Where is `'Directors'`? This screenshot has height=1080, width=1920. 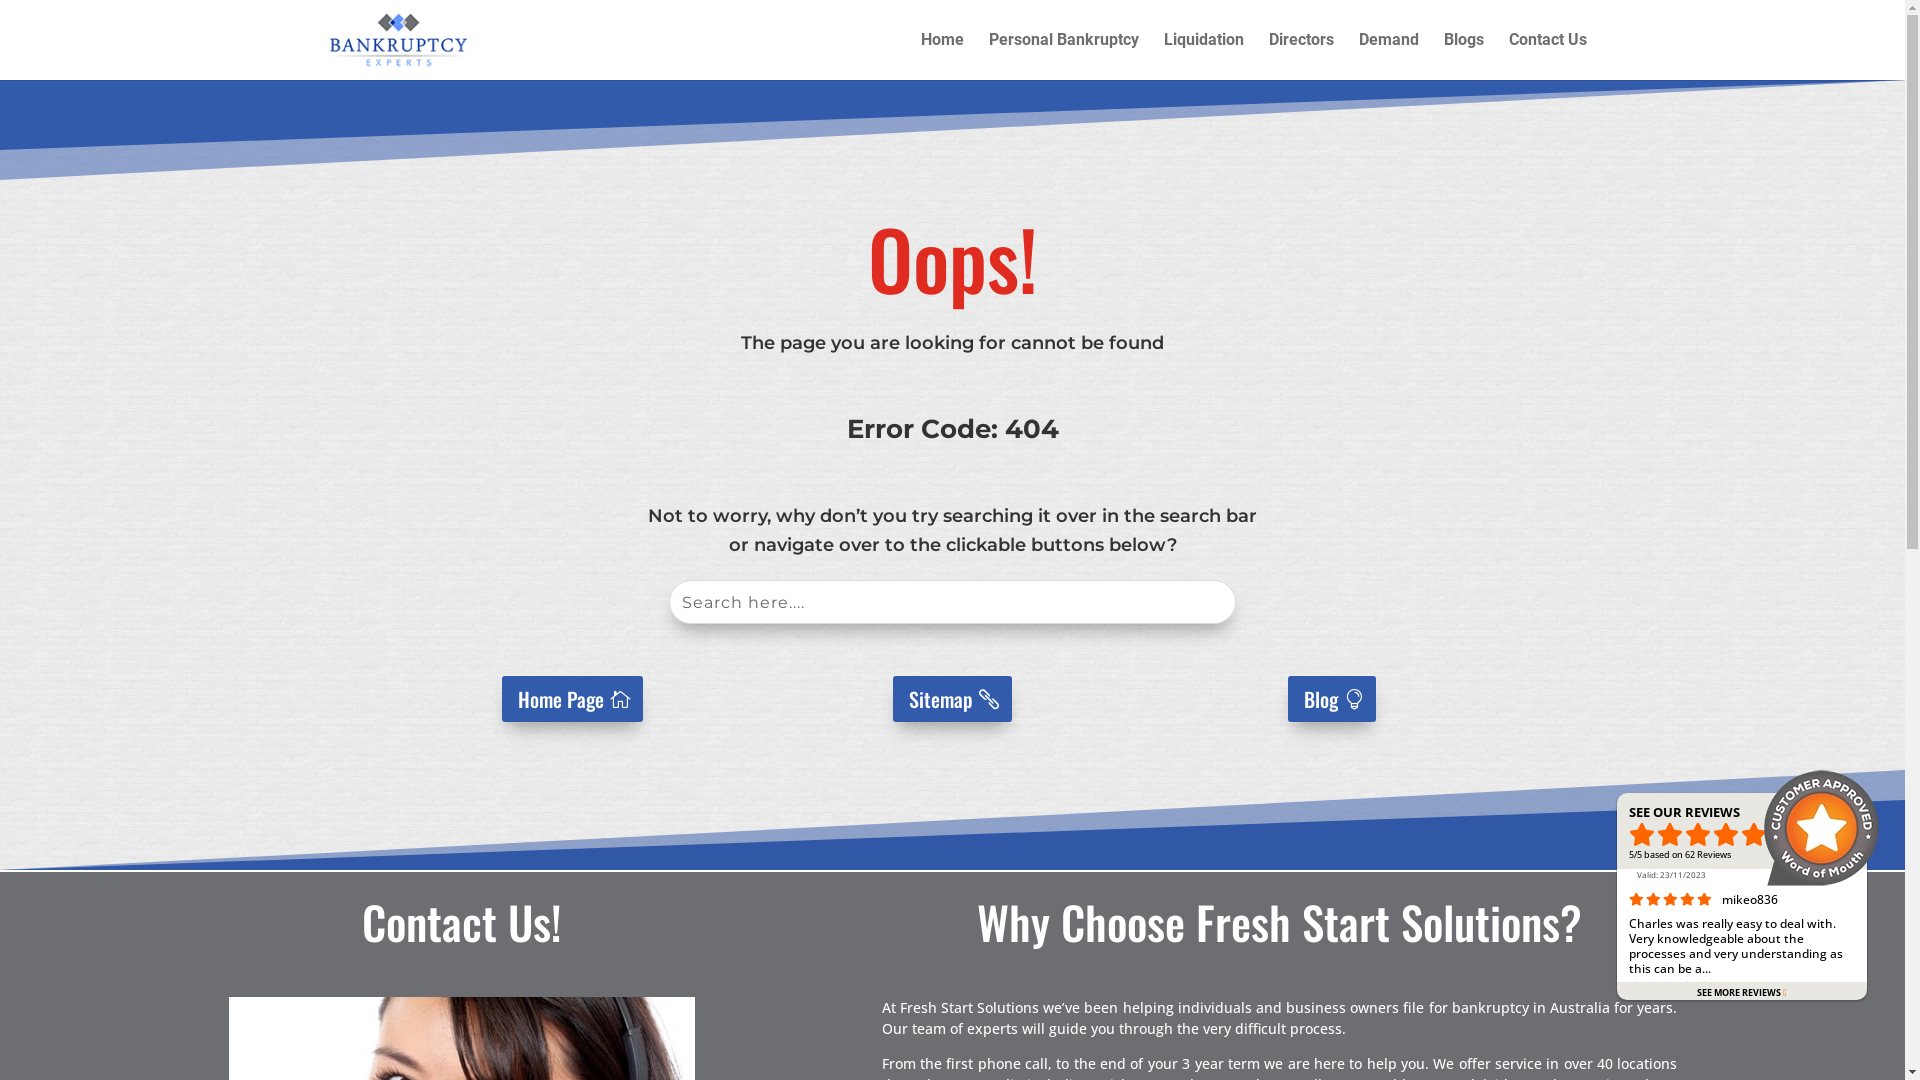 'Directors' is located at coordinates (1301, 55).